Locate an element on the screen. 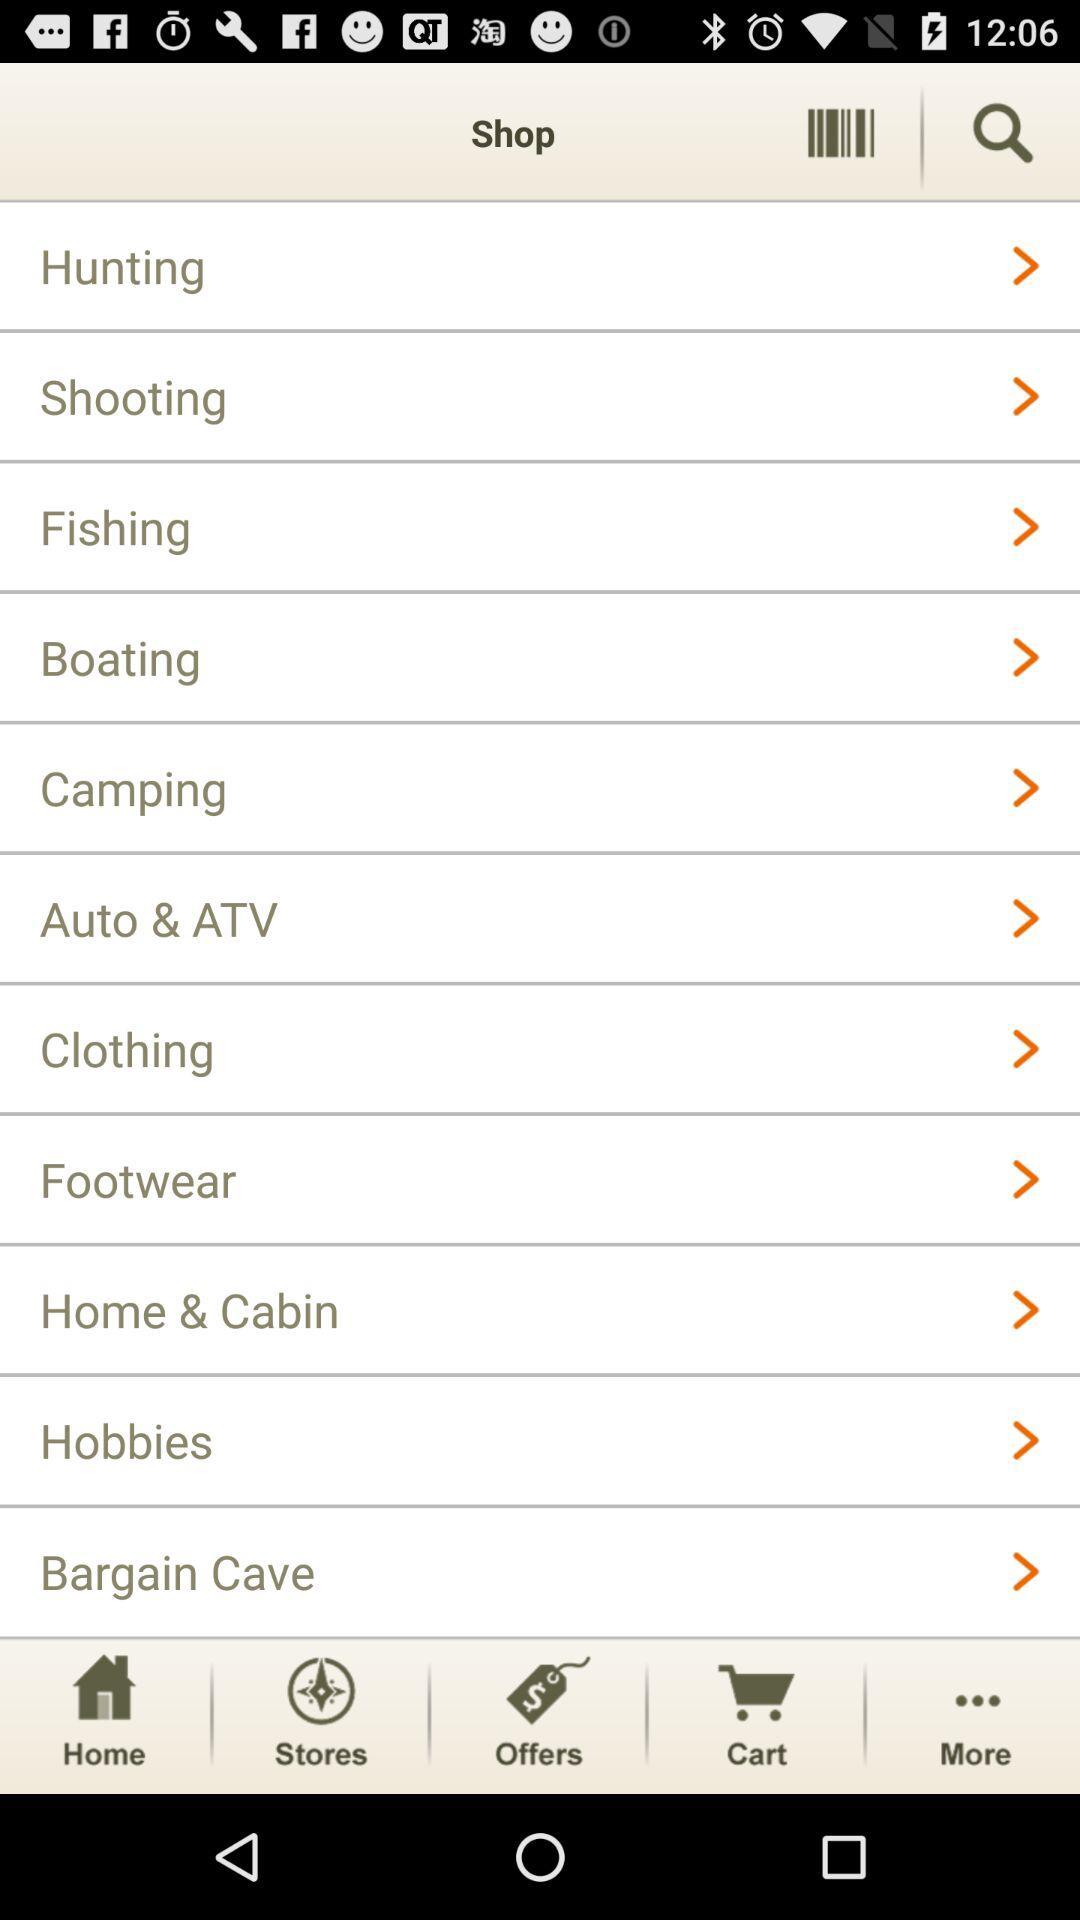 This screenshot has width=1080, height=1920. the more icon is located at coordinates (974, 1835).